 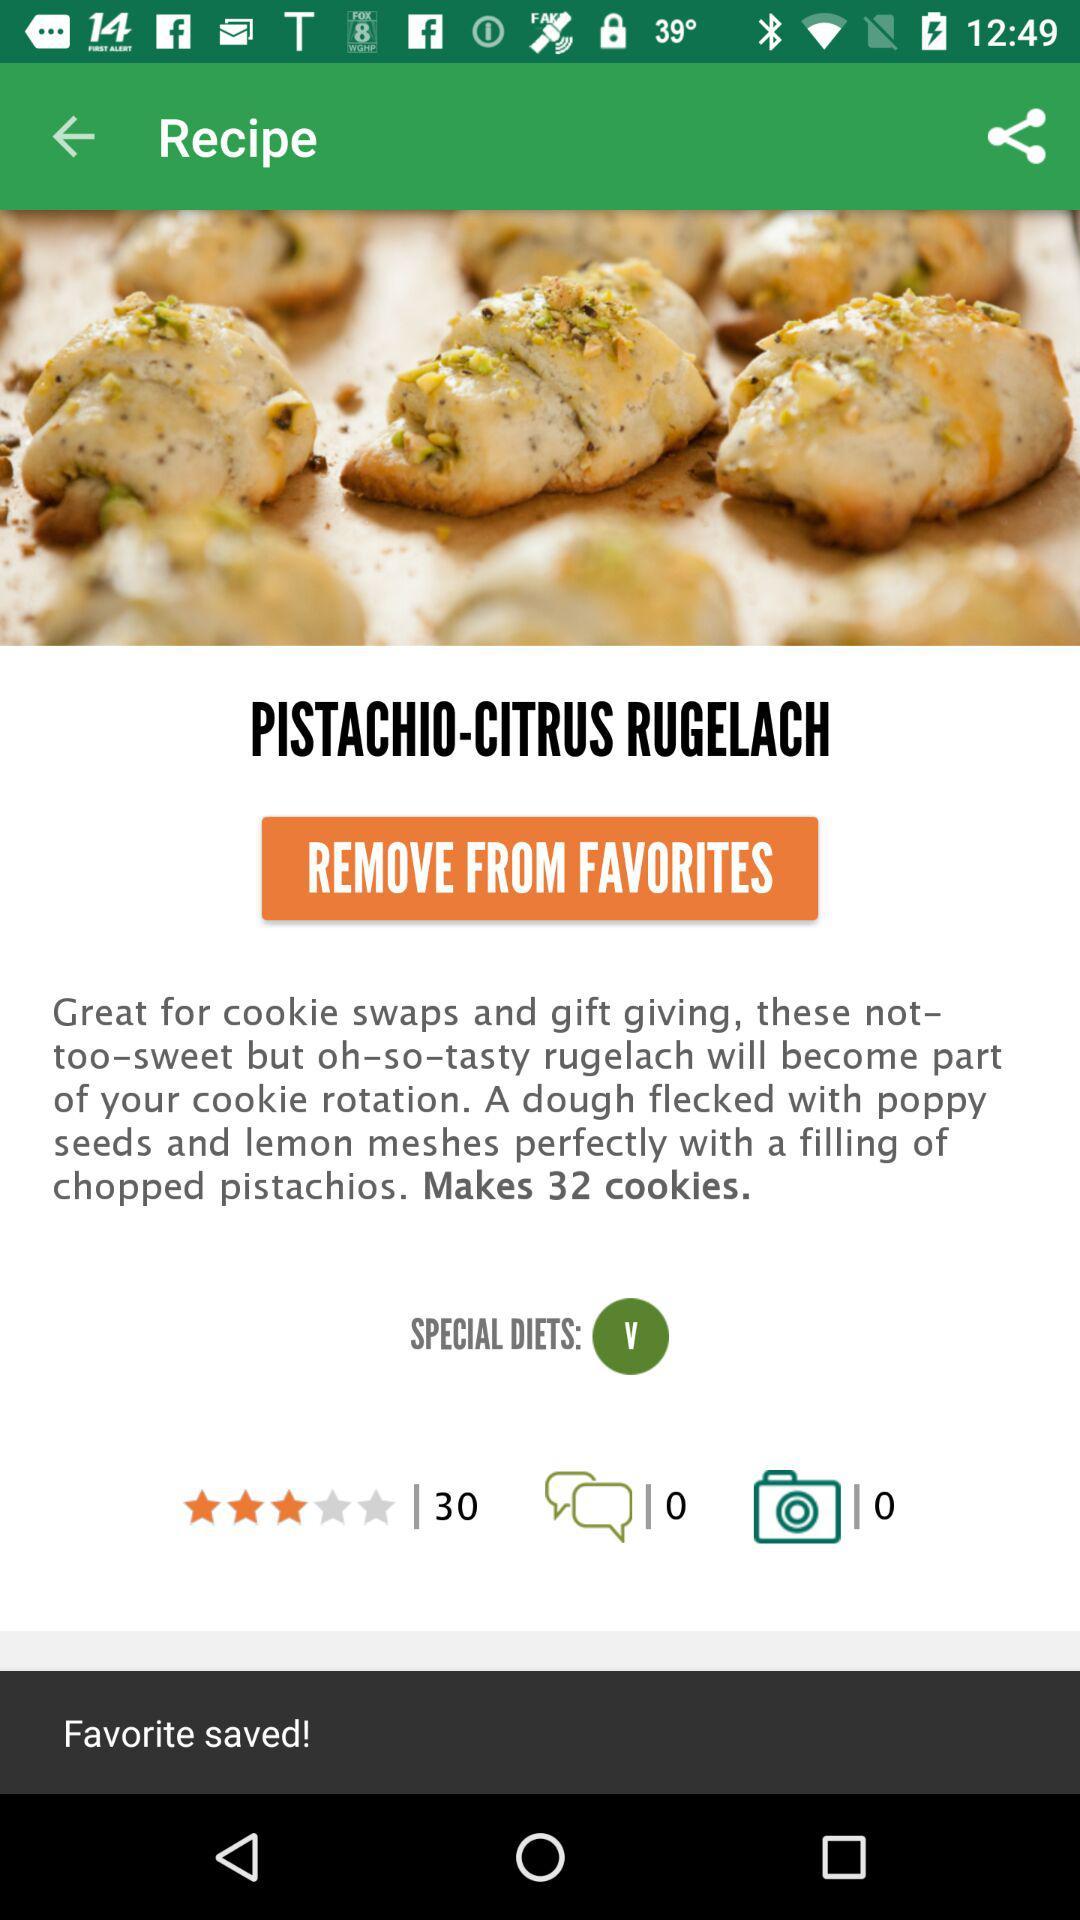 What do you see at coordinates (72, 135) in the screenshot?
I see `app to the left of recipe app` at bounding box center [72, 135].